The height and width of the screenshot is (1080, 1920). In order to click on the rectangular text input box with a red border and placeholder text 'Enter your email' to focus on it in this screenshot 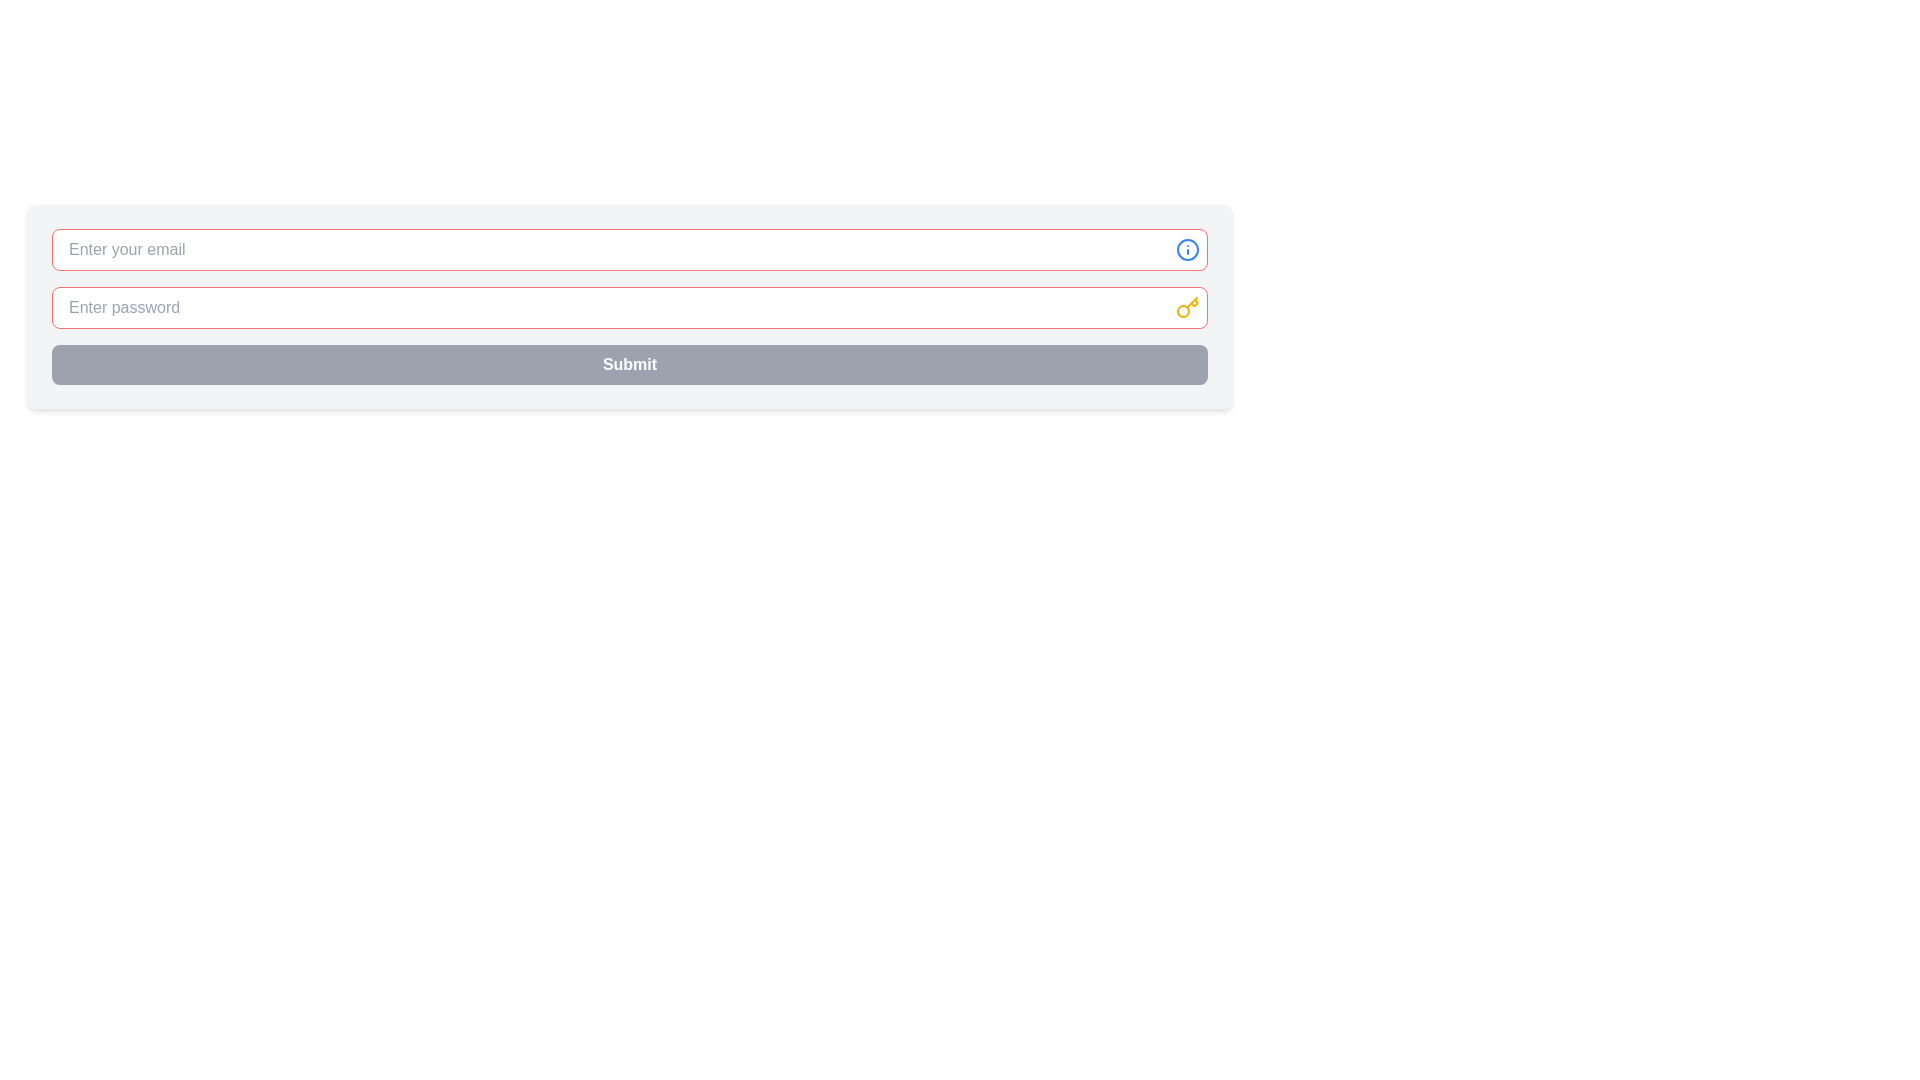, I will do `click(628, 249)`.